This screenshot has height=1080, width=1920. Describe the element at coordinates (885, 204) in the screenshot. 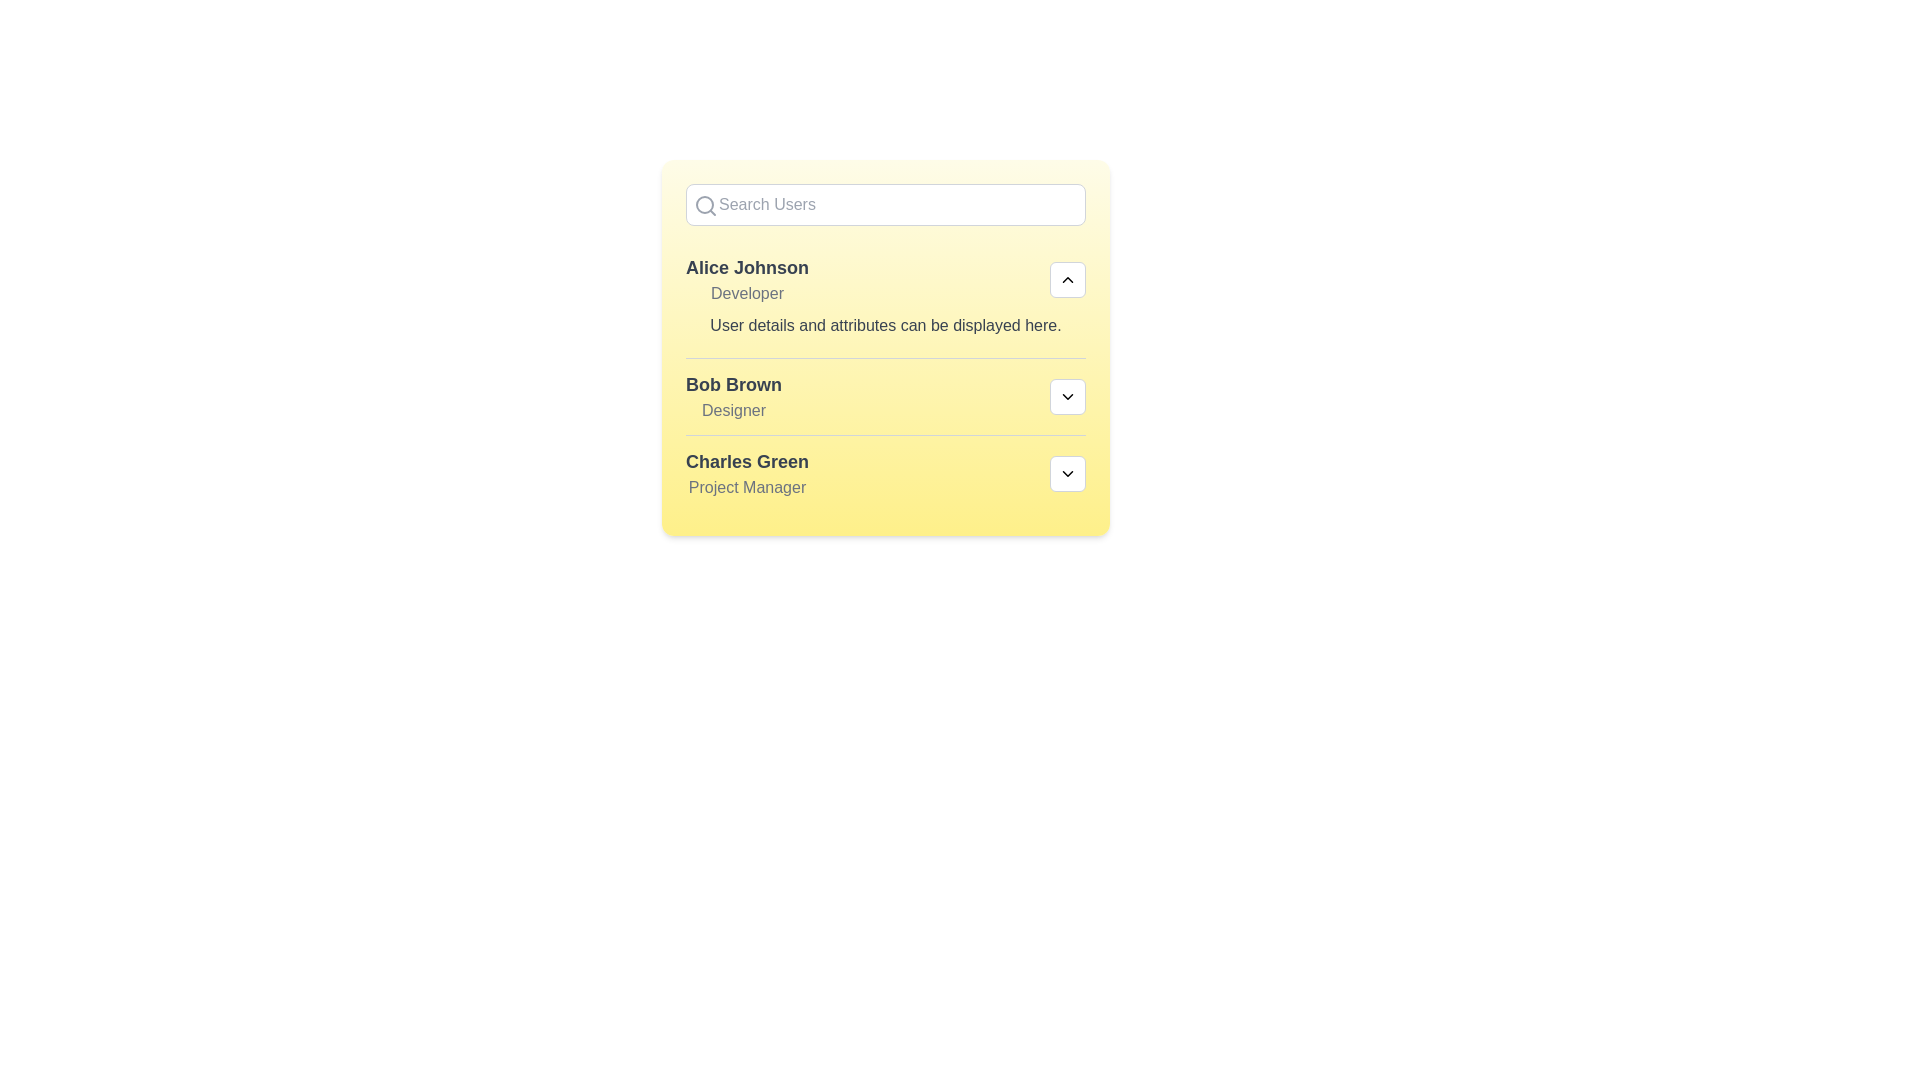

I see `the search input field and type 'Bob'` at that location.